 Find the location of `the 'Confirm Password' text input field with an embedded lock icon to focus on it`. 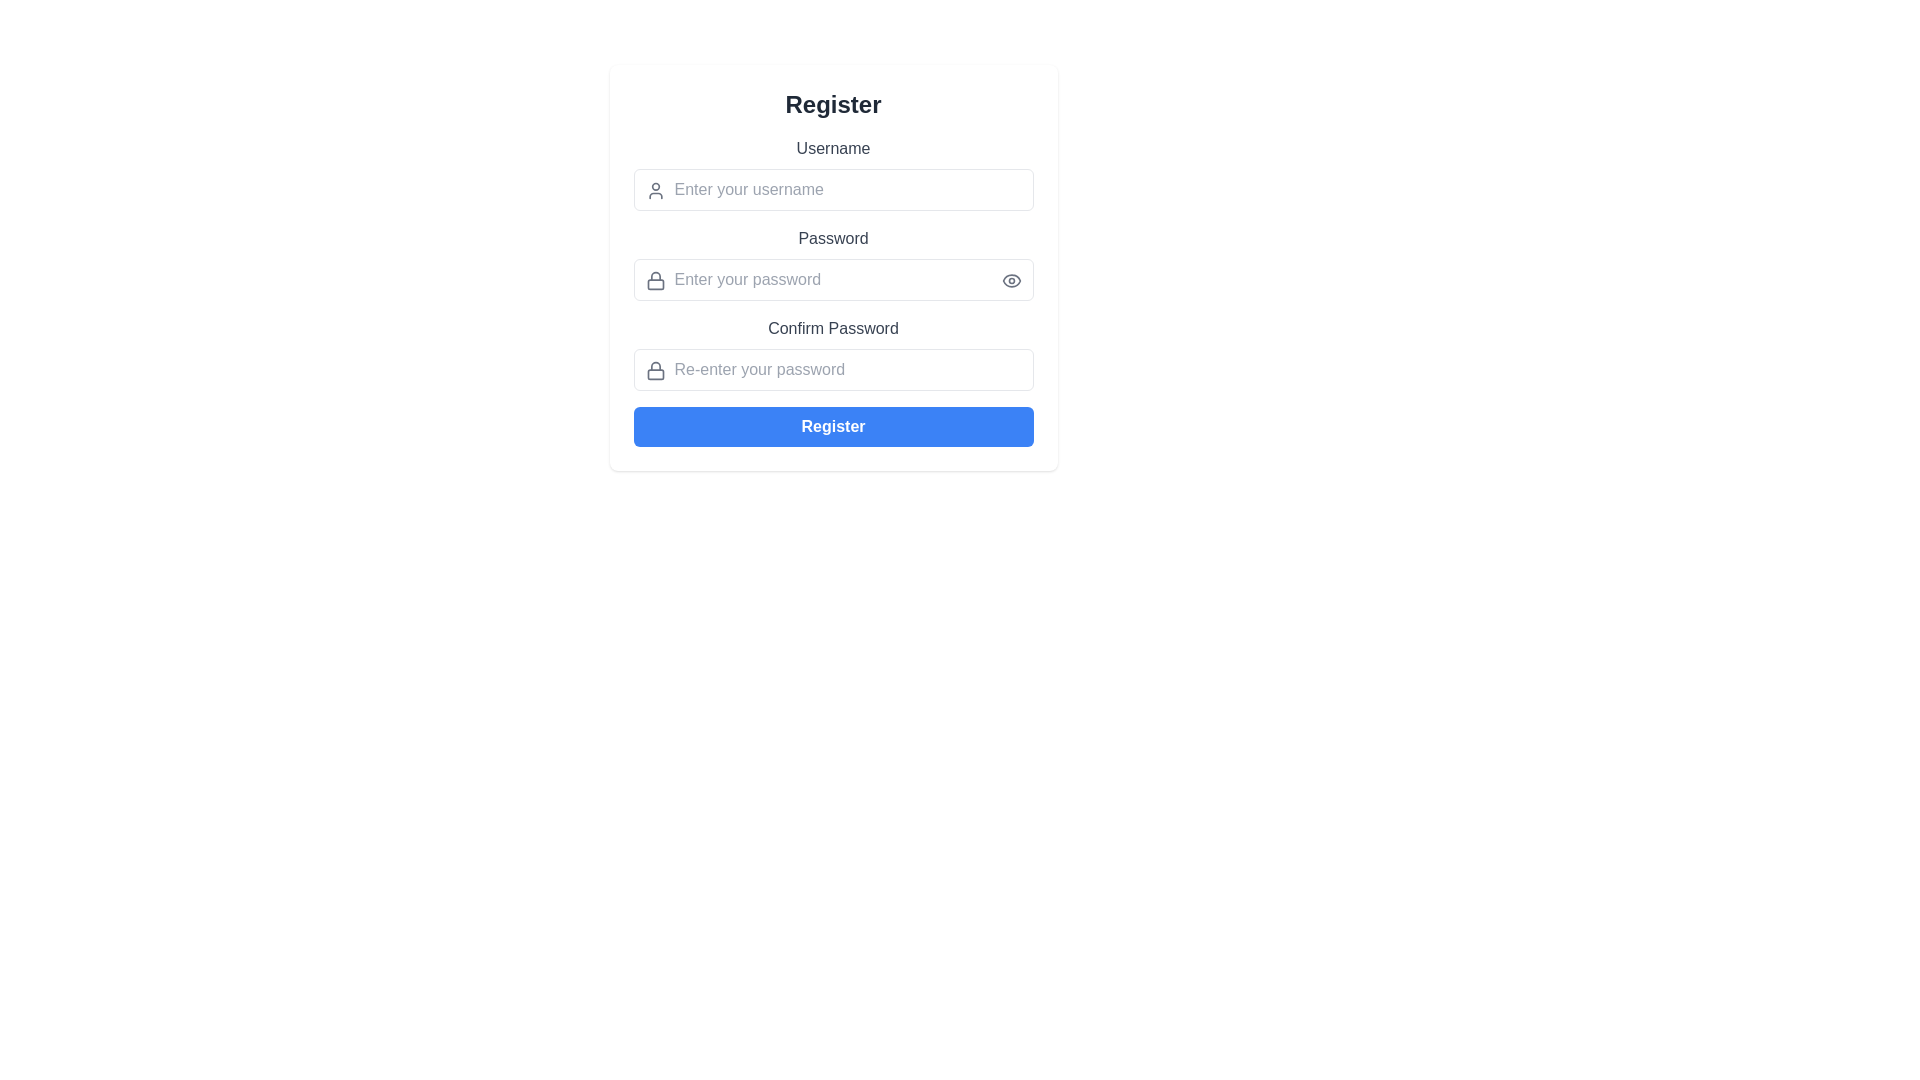

the 'Confirm Password' text input field with an embedded lock icon to focus on it is located at coordinates (833, 370).